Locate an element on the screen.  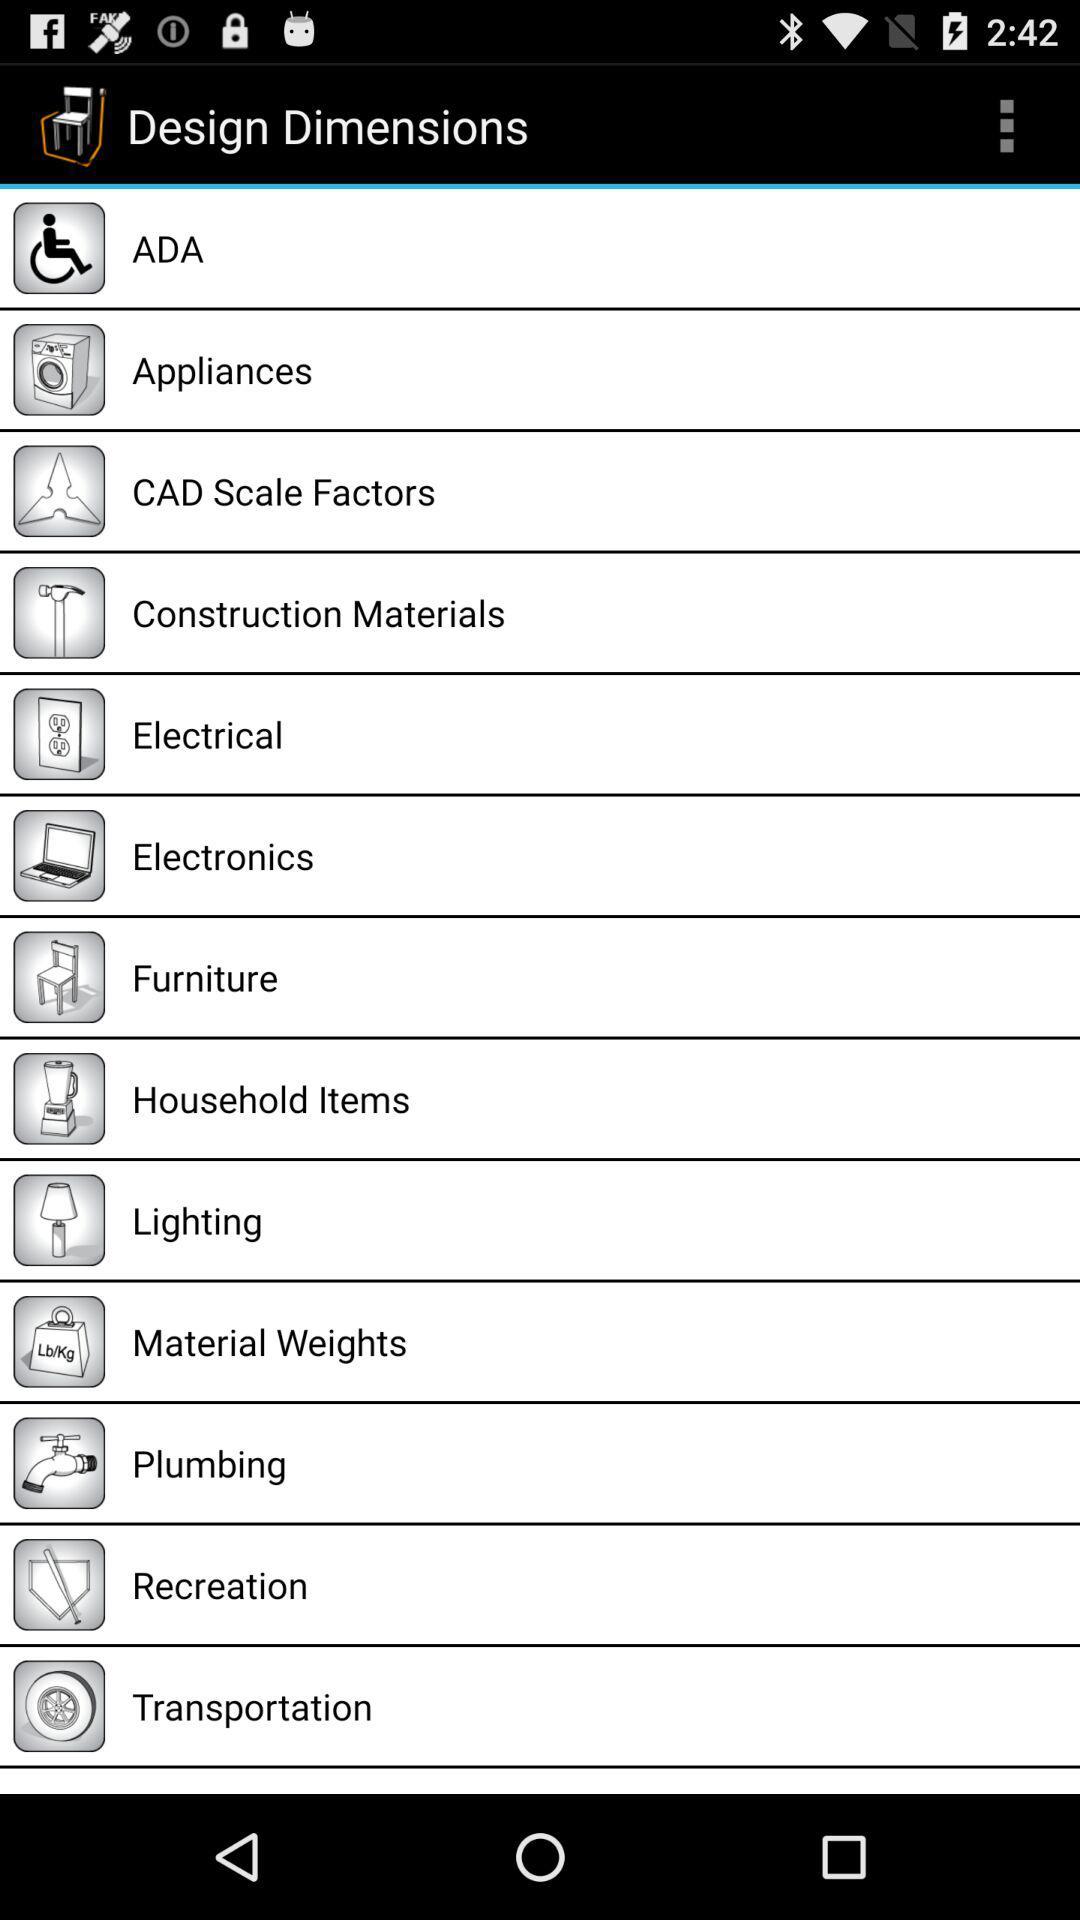
material weights item is located at coordinates (598, 1341).